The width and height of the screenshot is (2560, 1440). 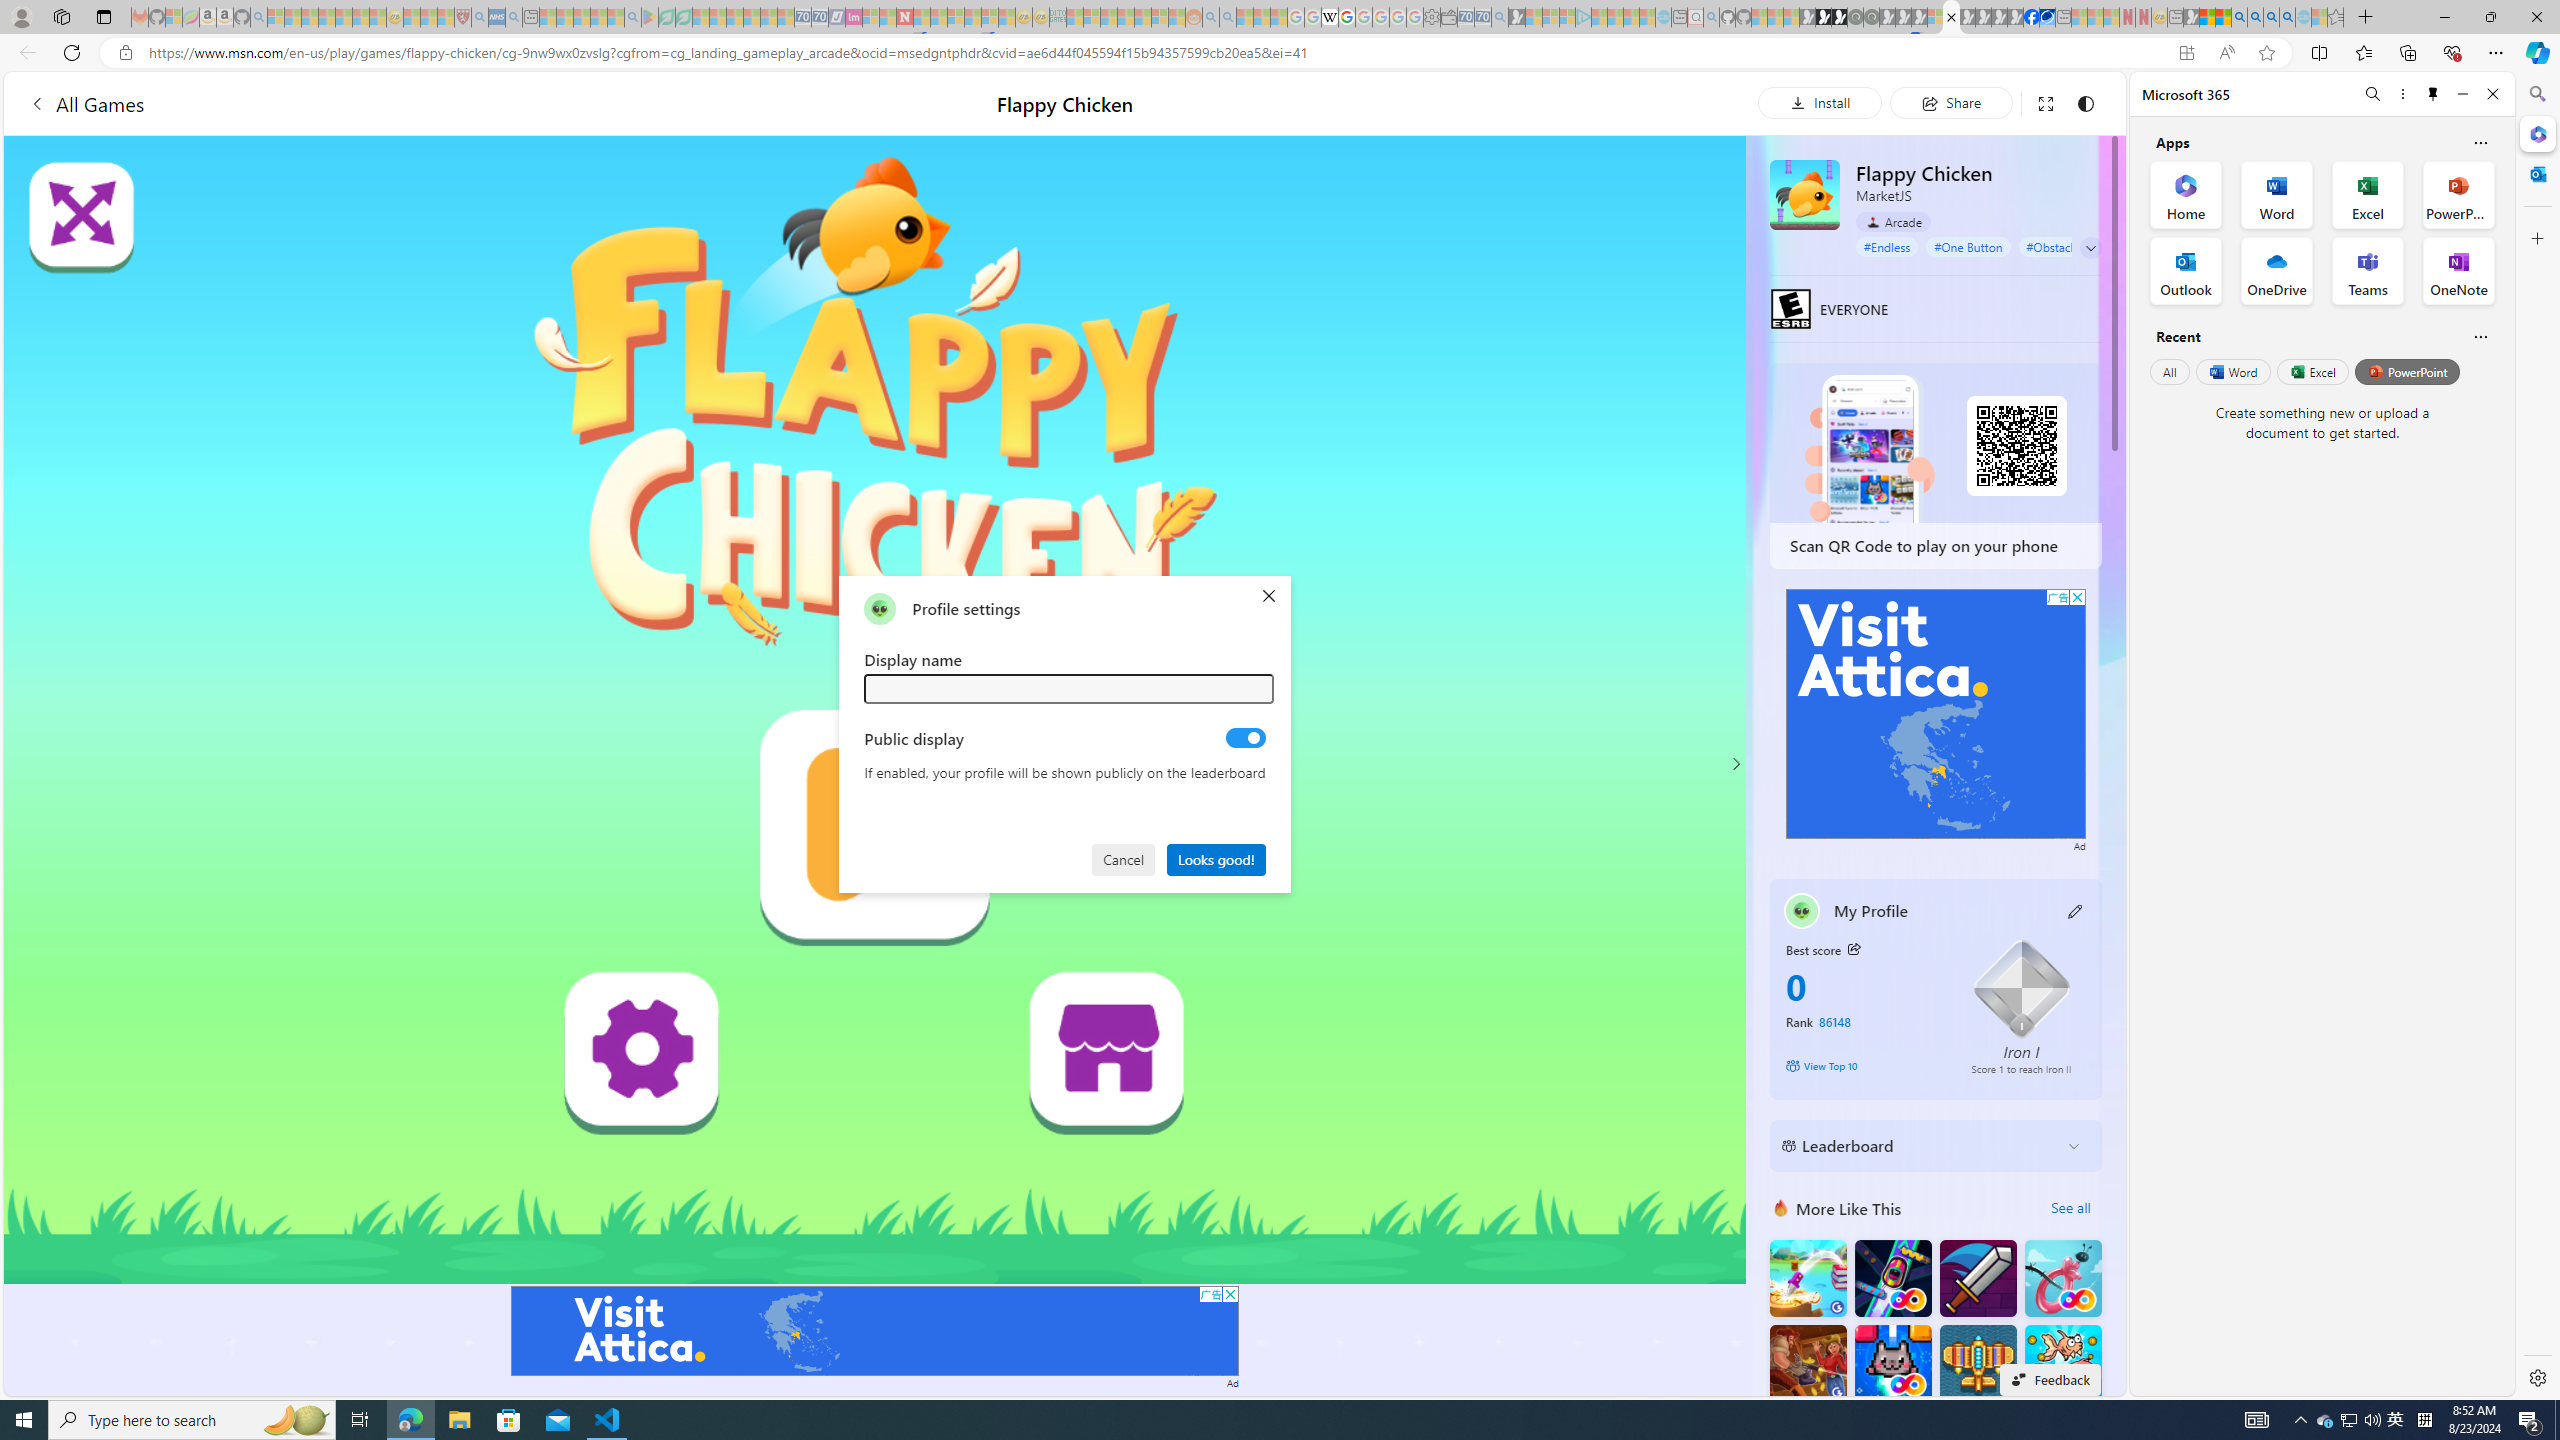 What do you see at coordinates (2237, 16) in the screenshot?
I see `'Bing AI - Search'` at bounding box center [2237, 16].